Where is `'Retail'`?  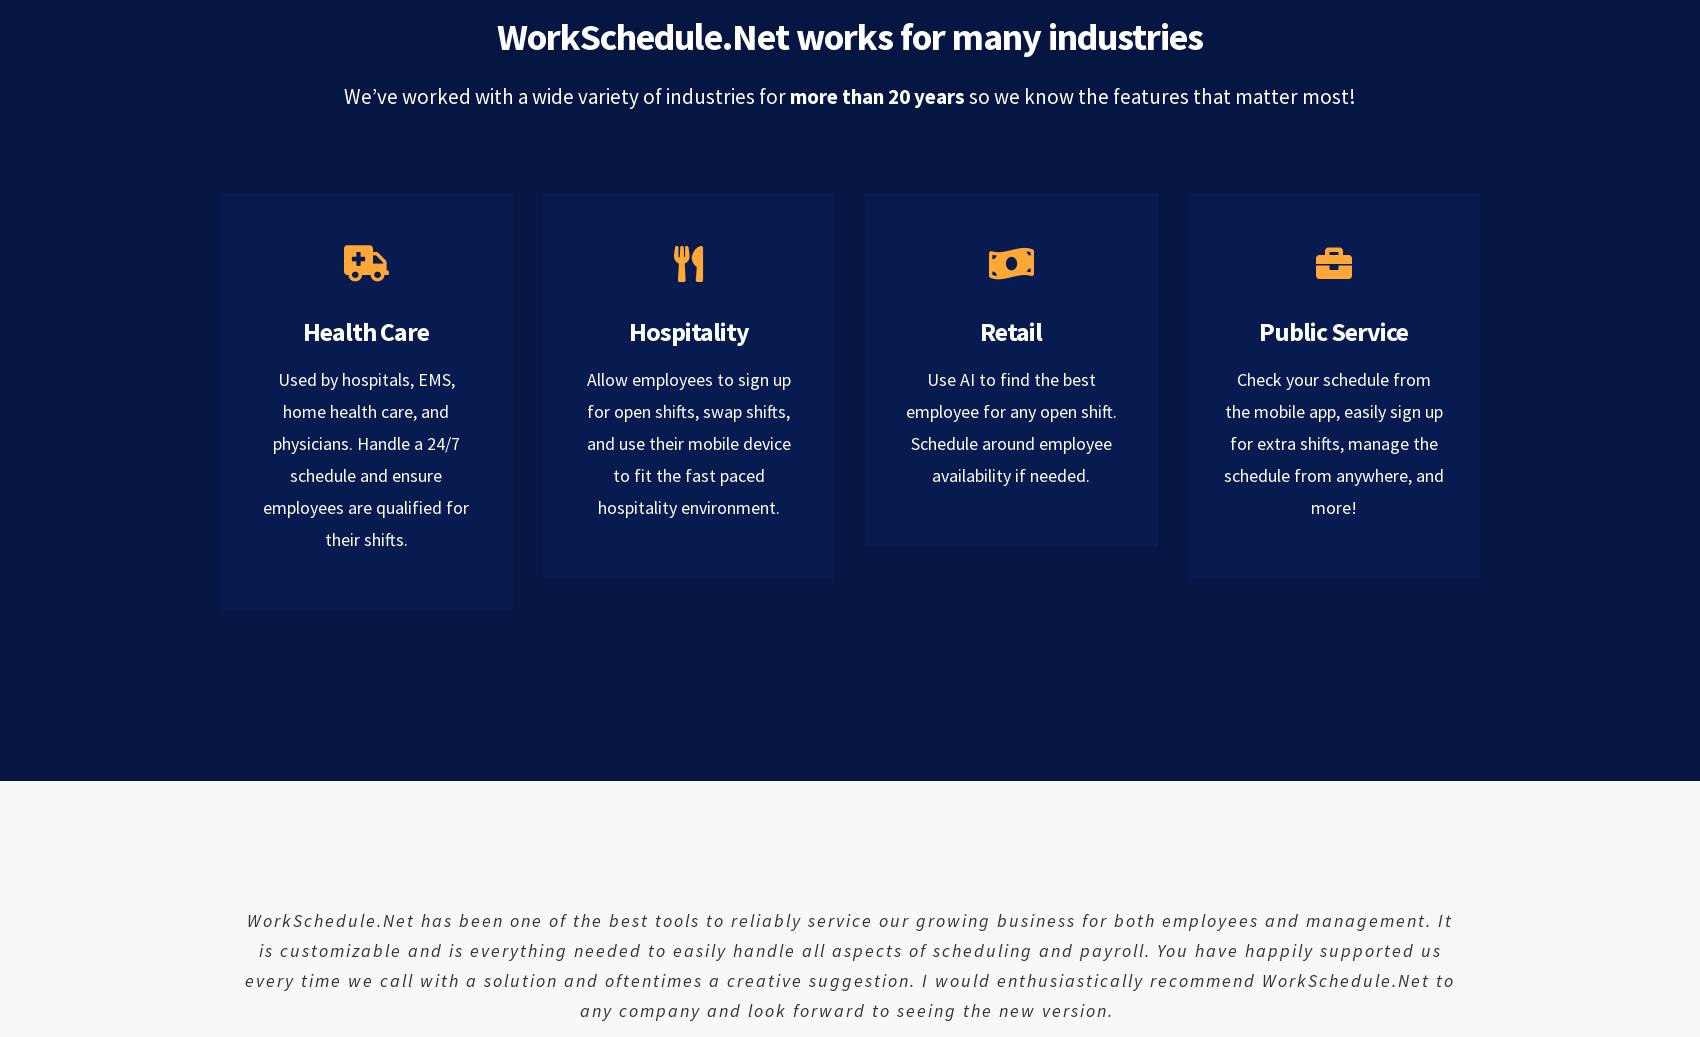 'Retail' is located at coordinates (1009, 330).